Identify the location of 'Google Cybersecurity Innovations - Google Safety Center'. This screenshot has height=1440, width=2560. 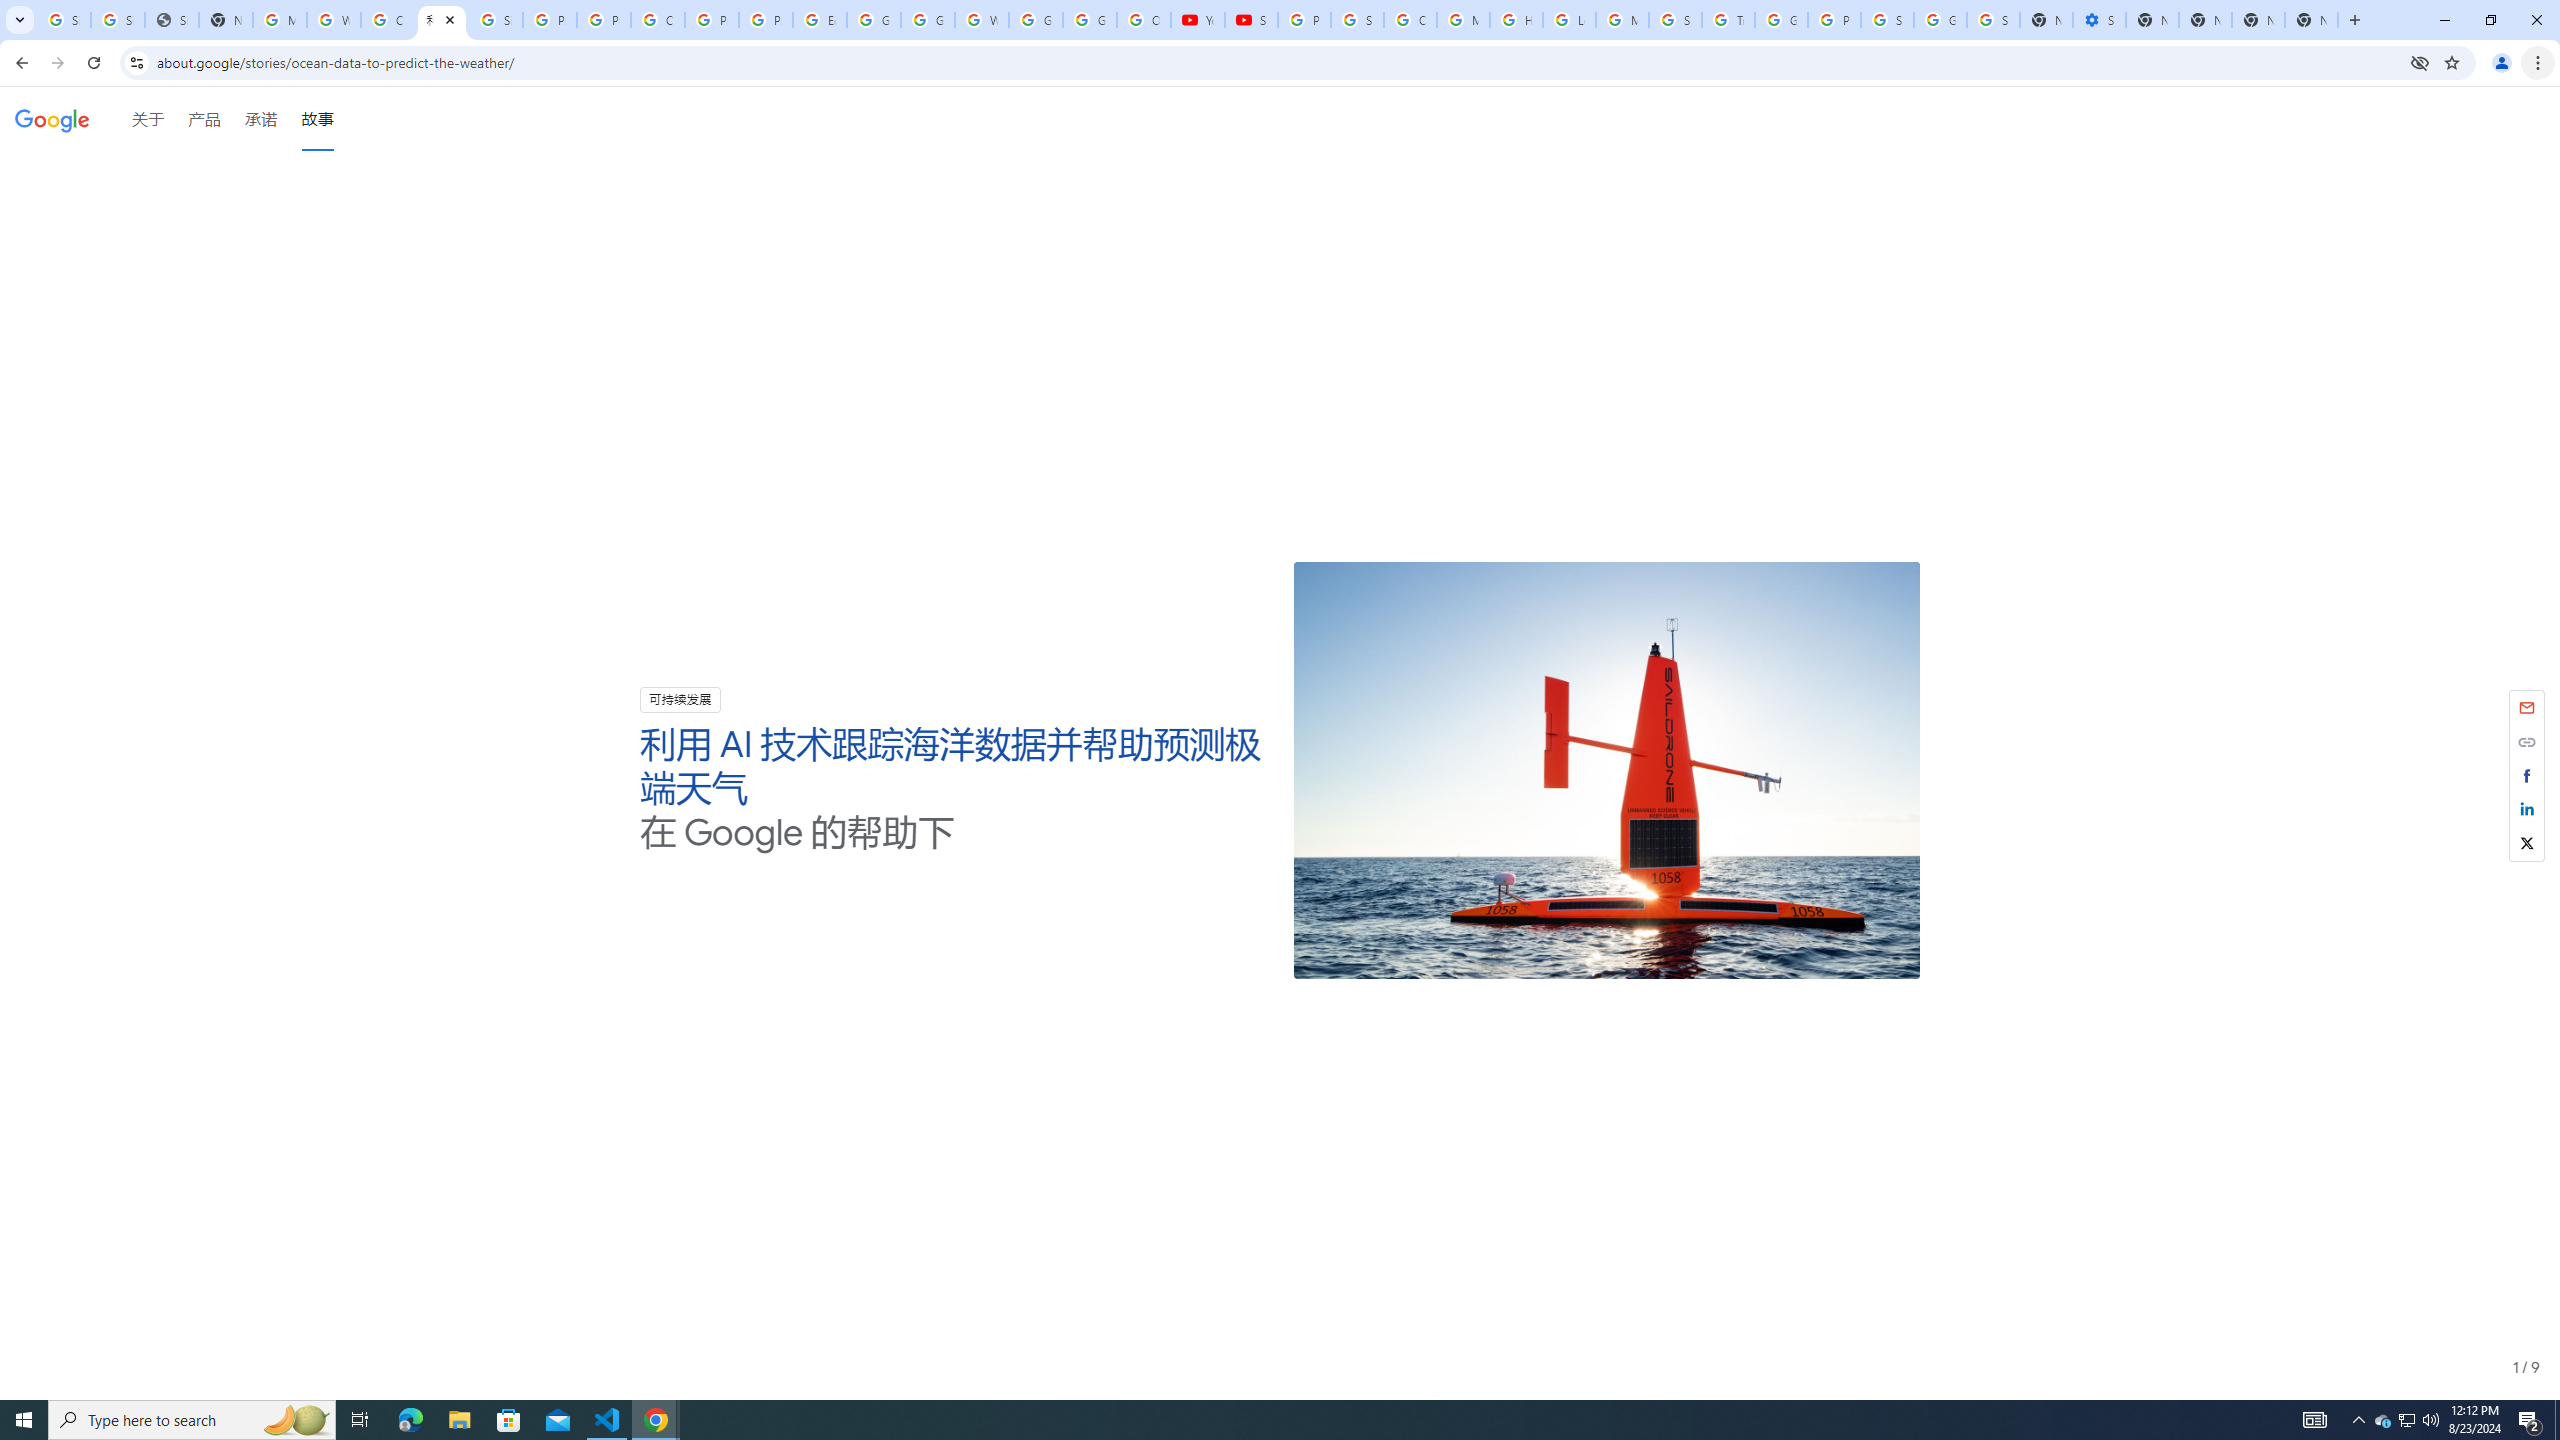
(1940, 19).